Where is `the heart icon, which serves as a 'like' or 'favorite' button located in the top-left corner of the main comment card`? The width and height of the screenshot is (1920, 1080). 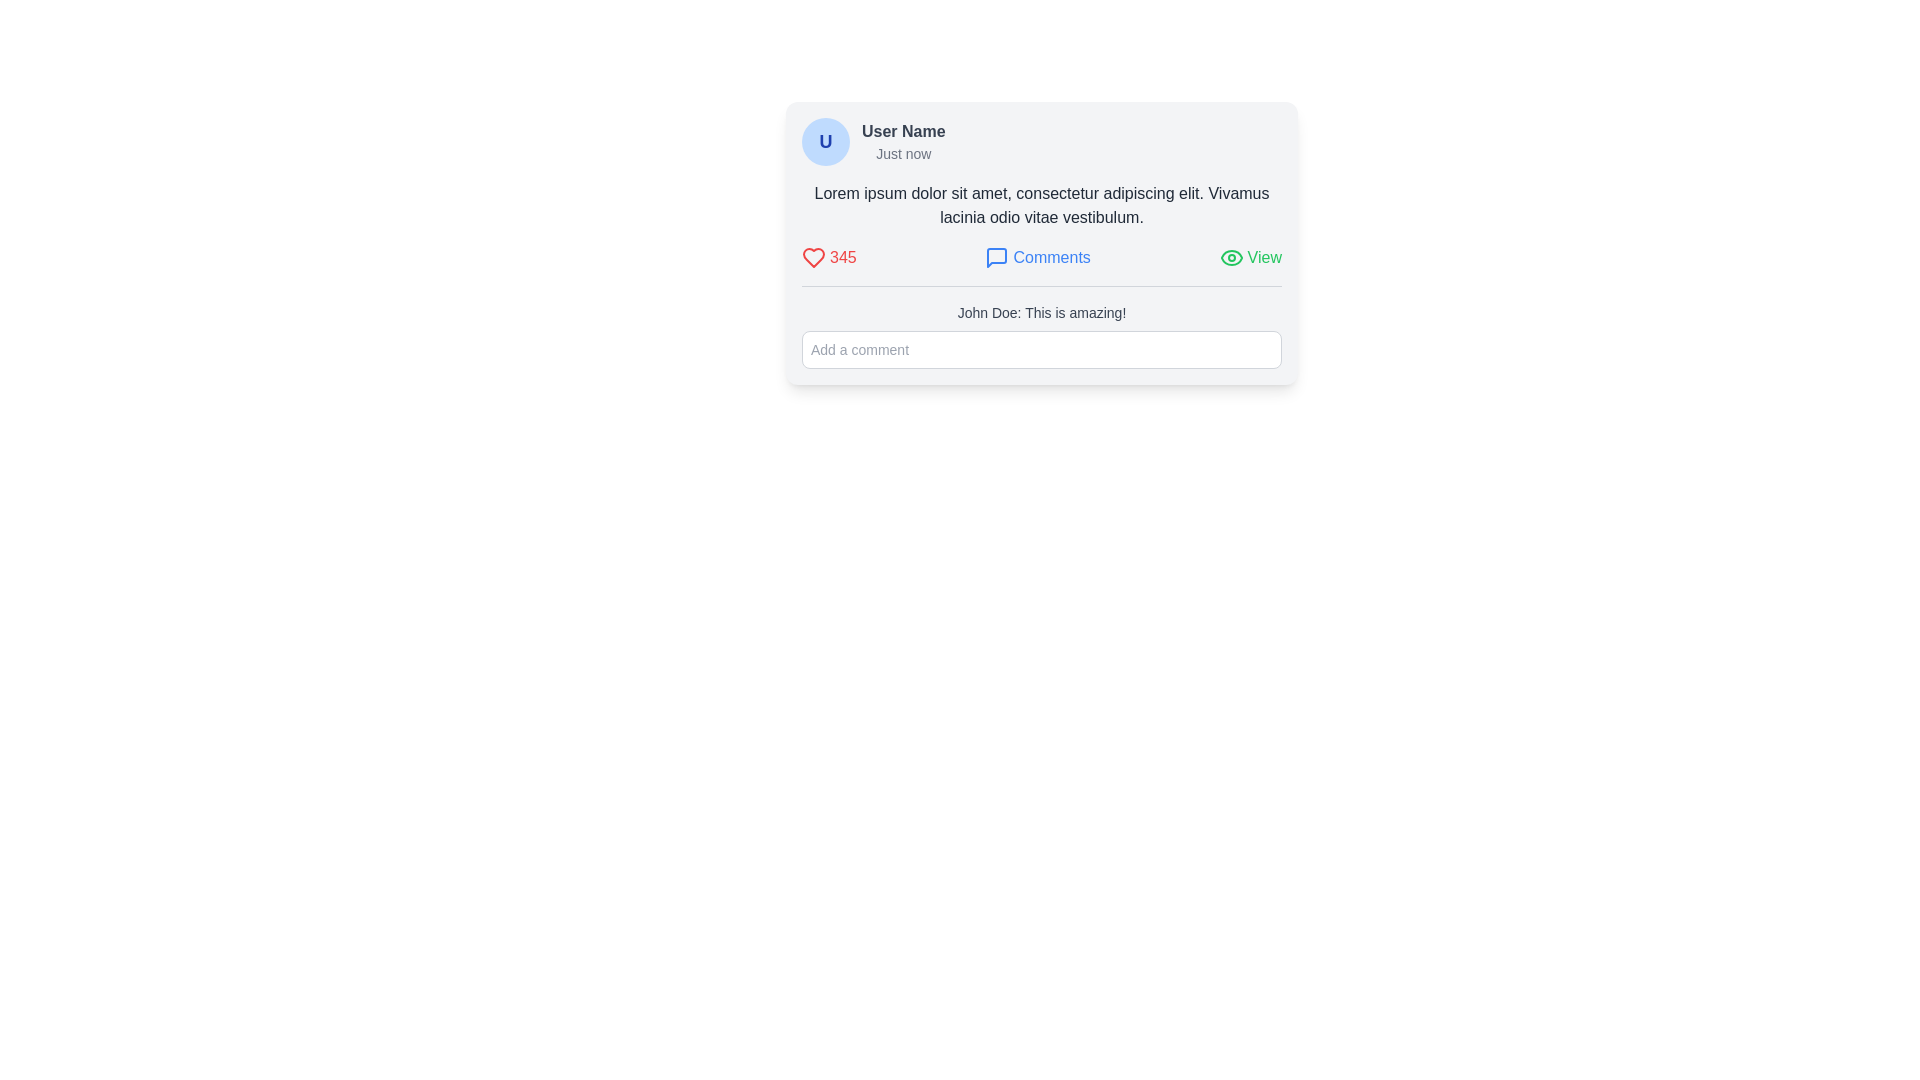
the heart icon, which serves as a 'like' or 'favorite' button located in the top-left corner of the main comment card is located at coordinates (814, 257).